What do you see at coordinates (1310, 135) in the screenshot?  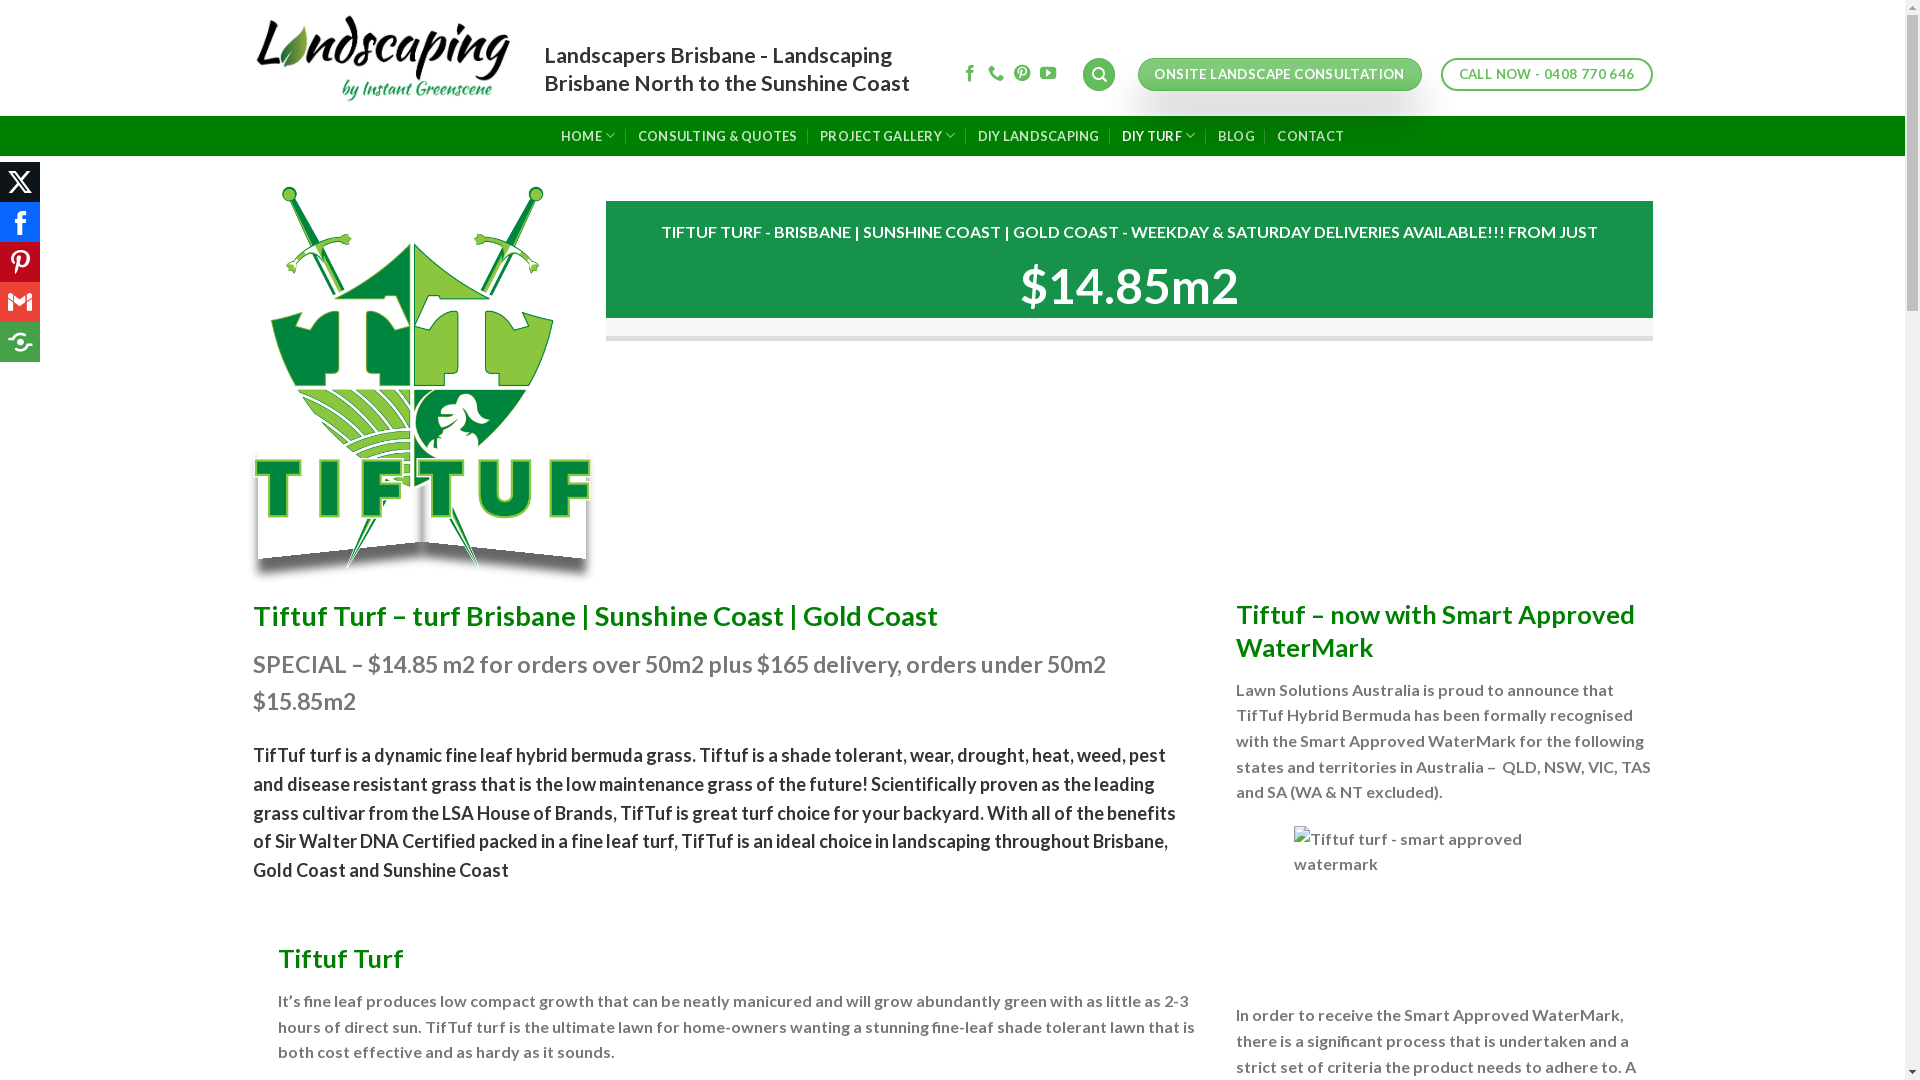 I see `'CONTACT'` at bounding box center [1310, 135].